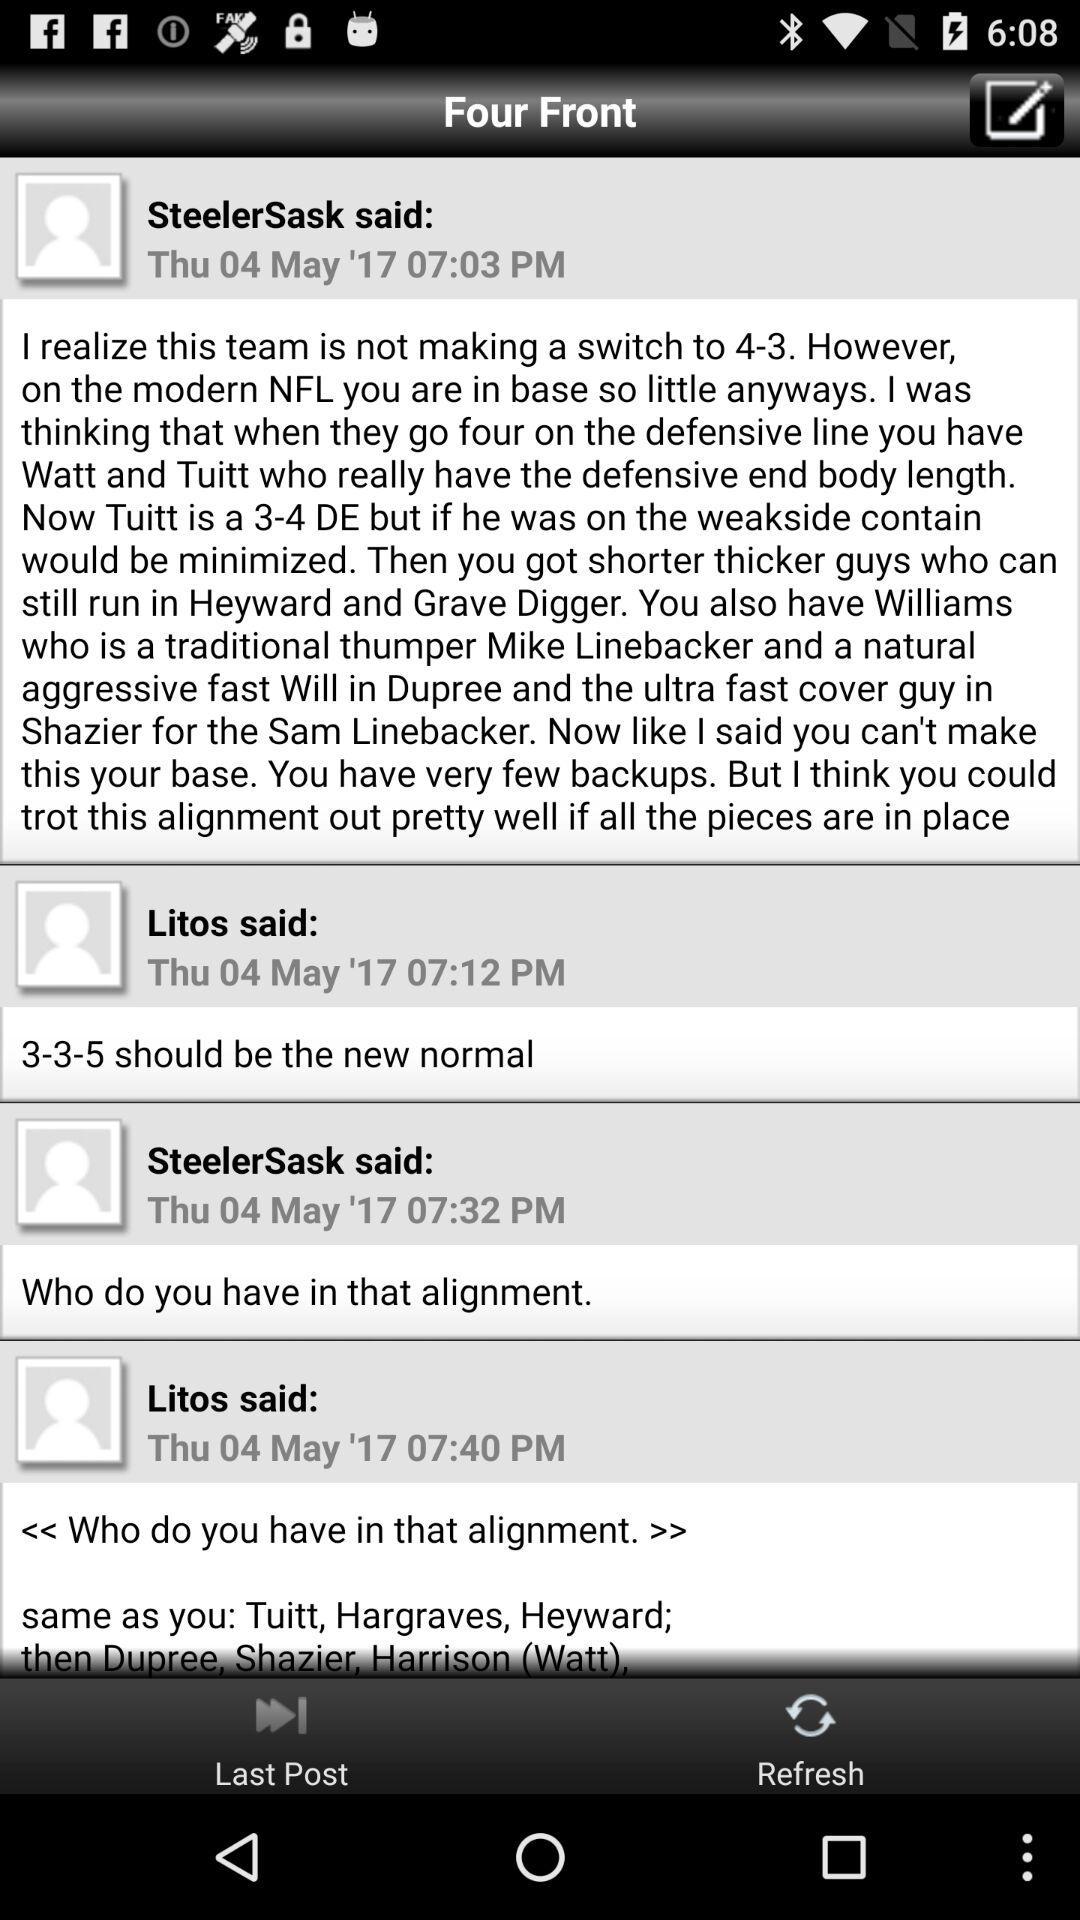 This screenshot has height=1920, width=1080. Describe the element at coordinates (811, 1735) in the screenshot. I see `refresh button` at that location.